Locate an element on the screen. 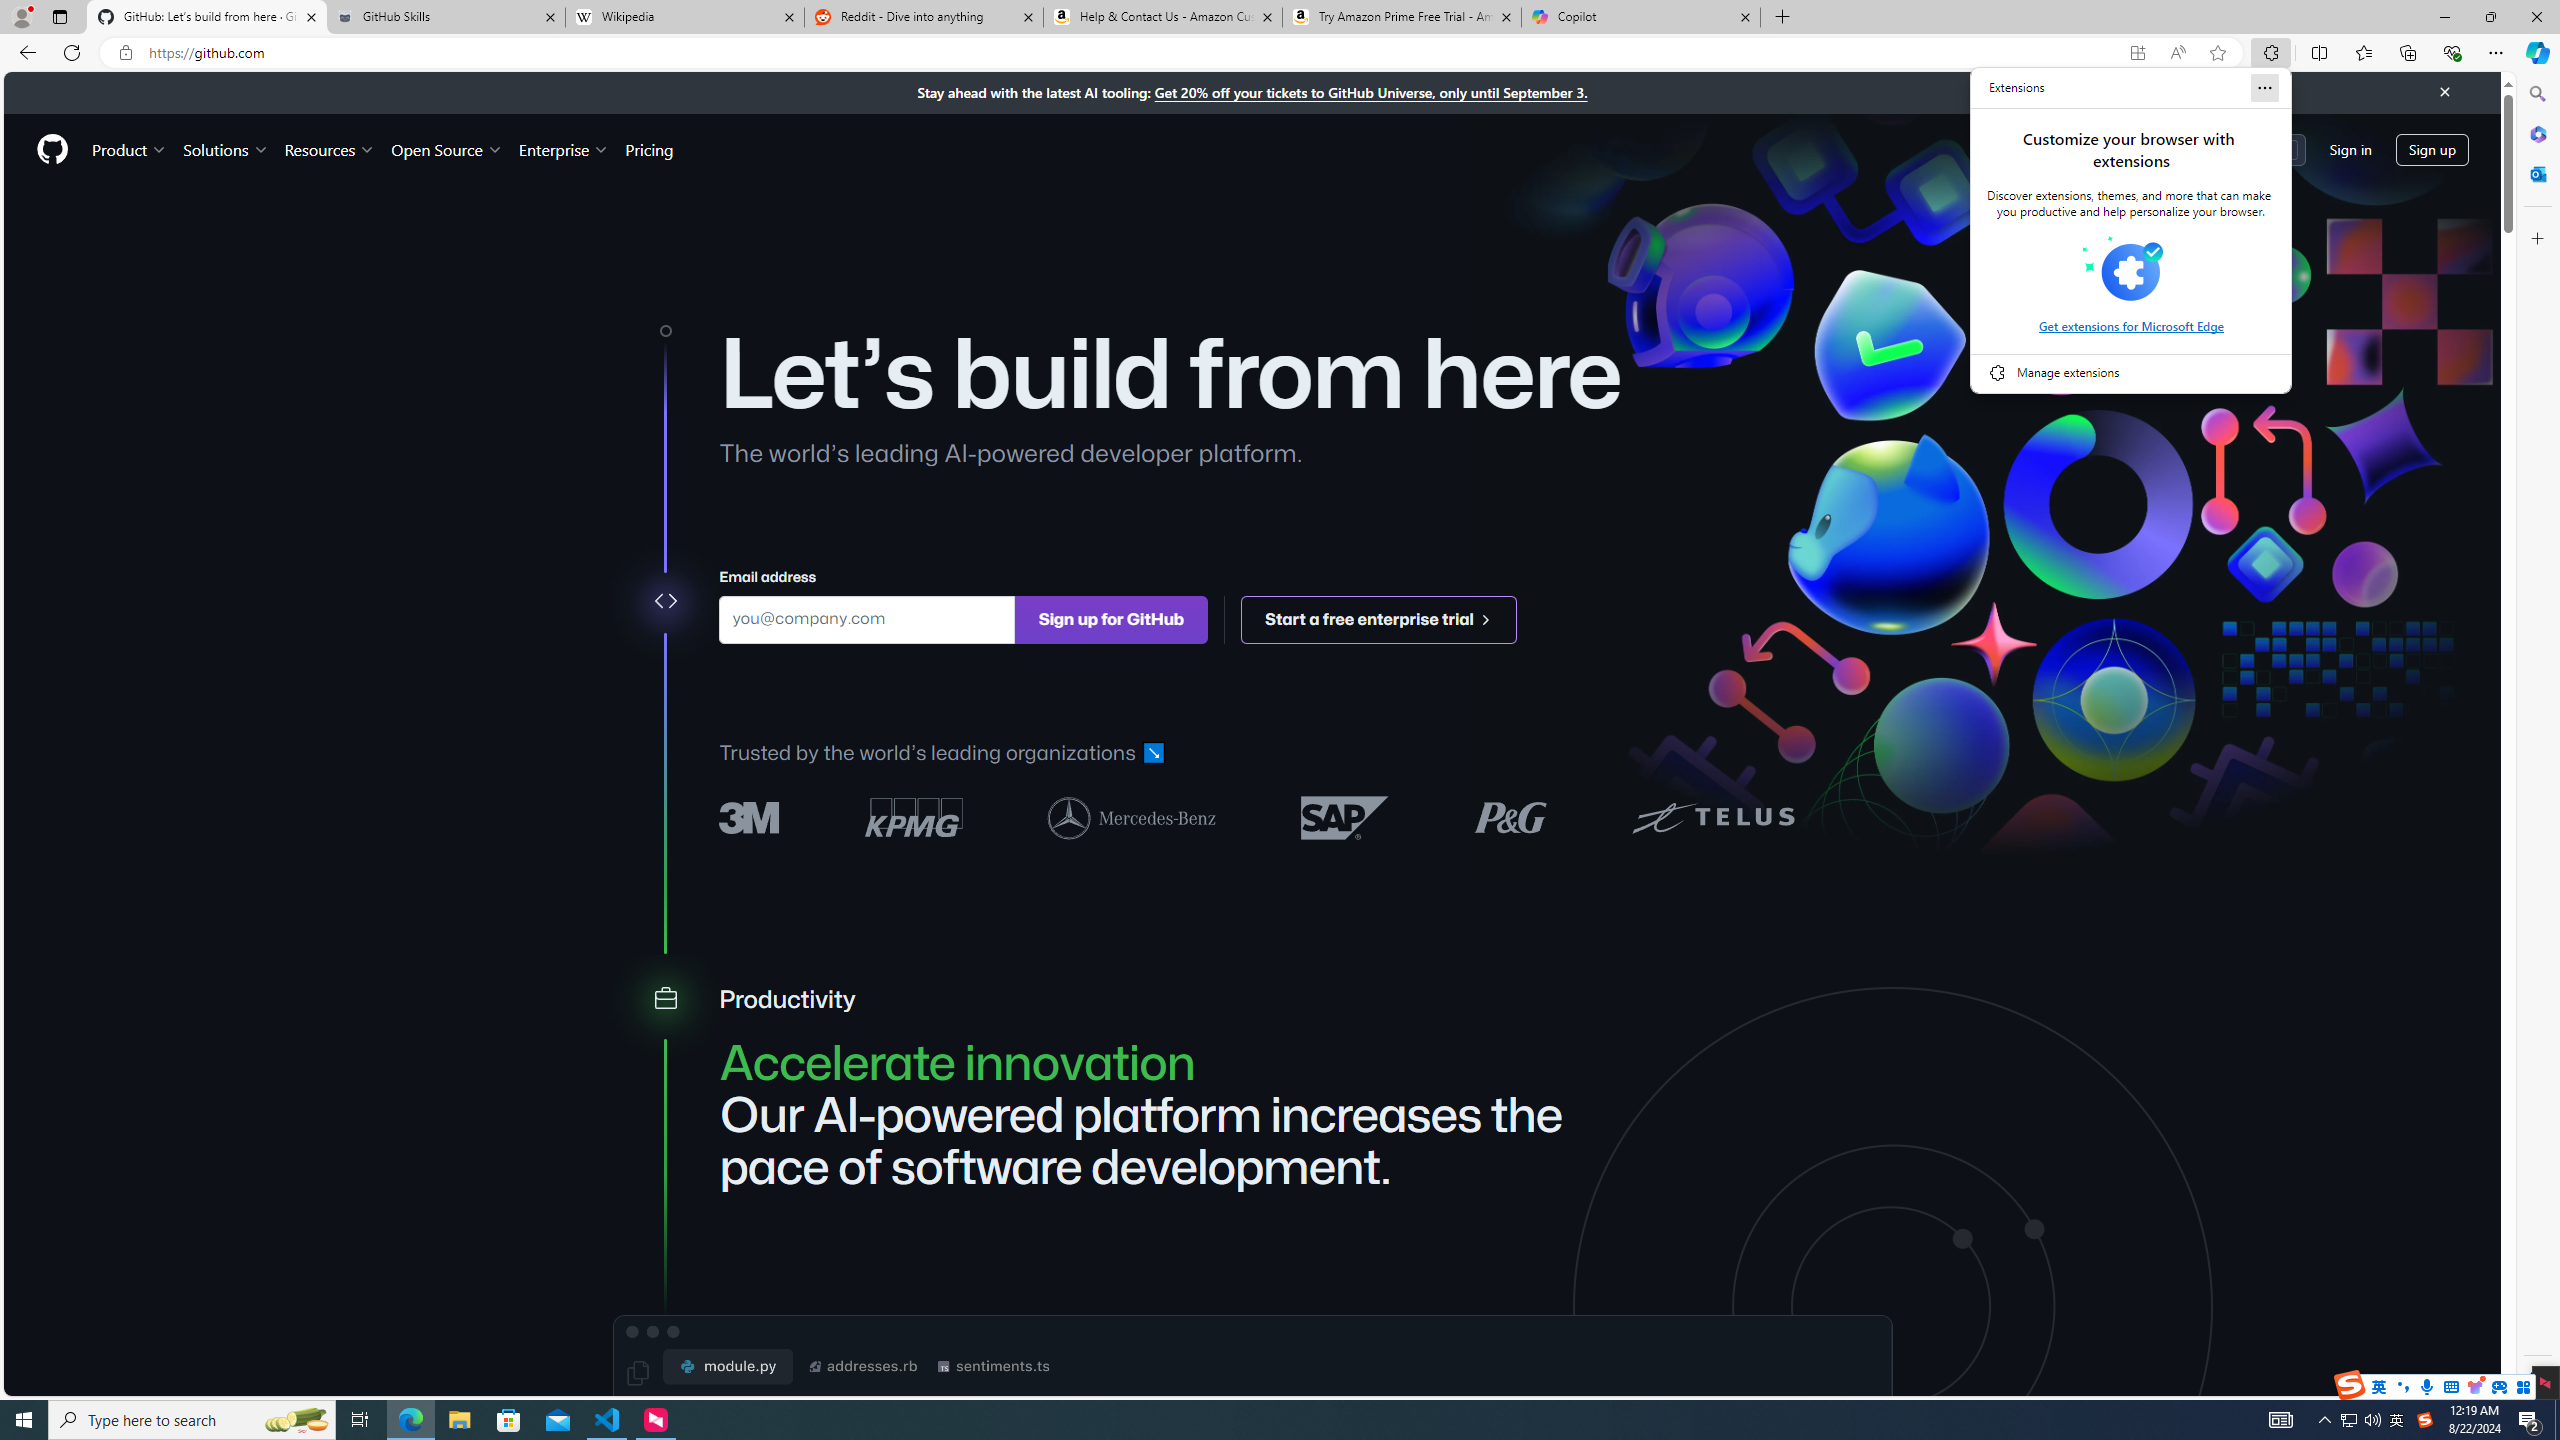 This screenshot has height=1440, width=2560. 'Get extensions for Microsoft Edge' is located at coordinates (2131, 325).